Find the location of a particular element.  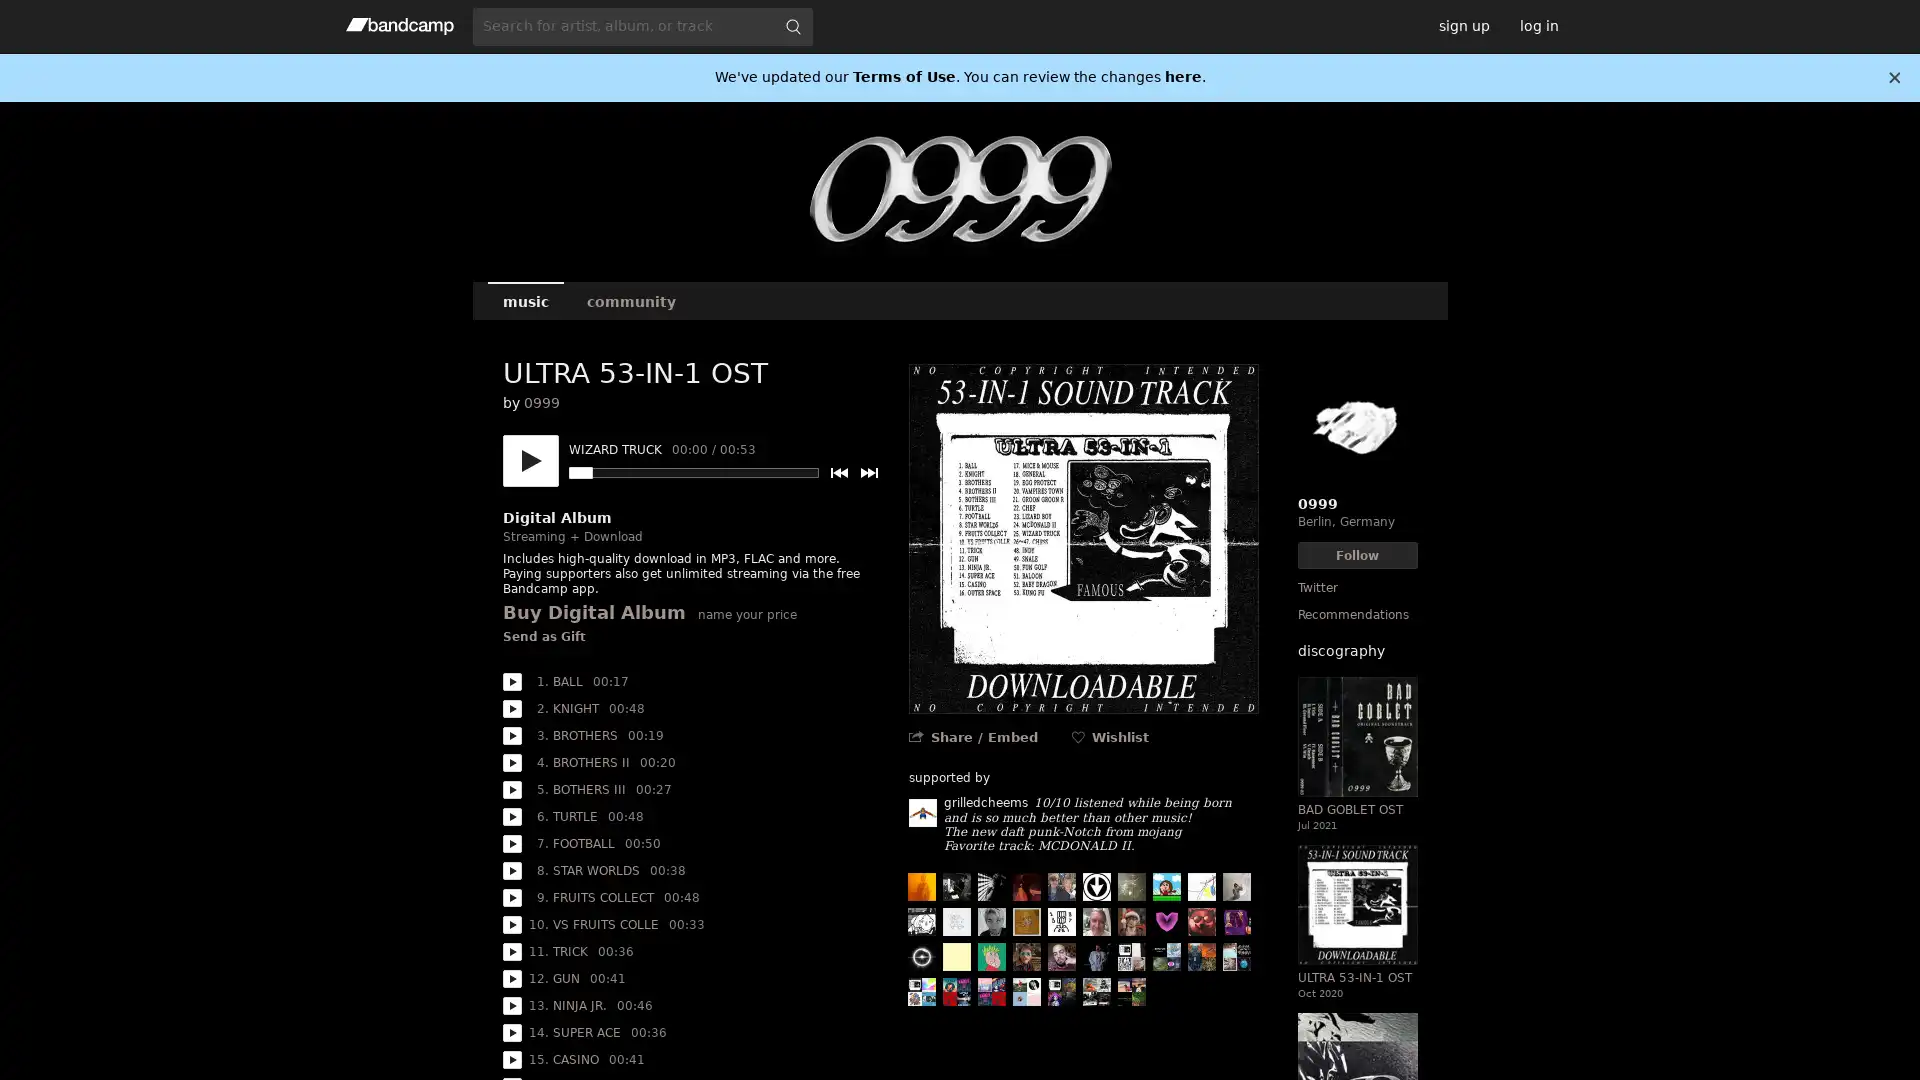

Play TRICK is located at coordinates (511, 951).